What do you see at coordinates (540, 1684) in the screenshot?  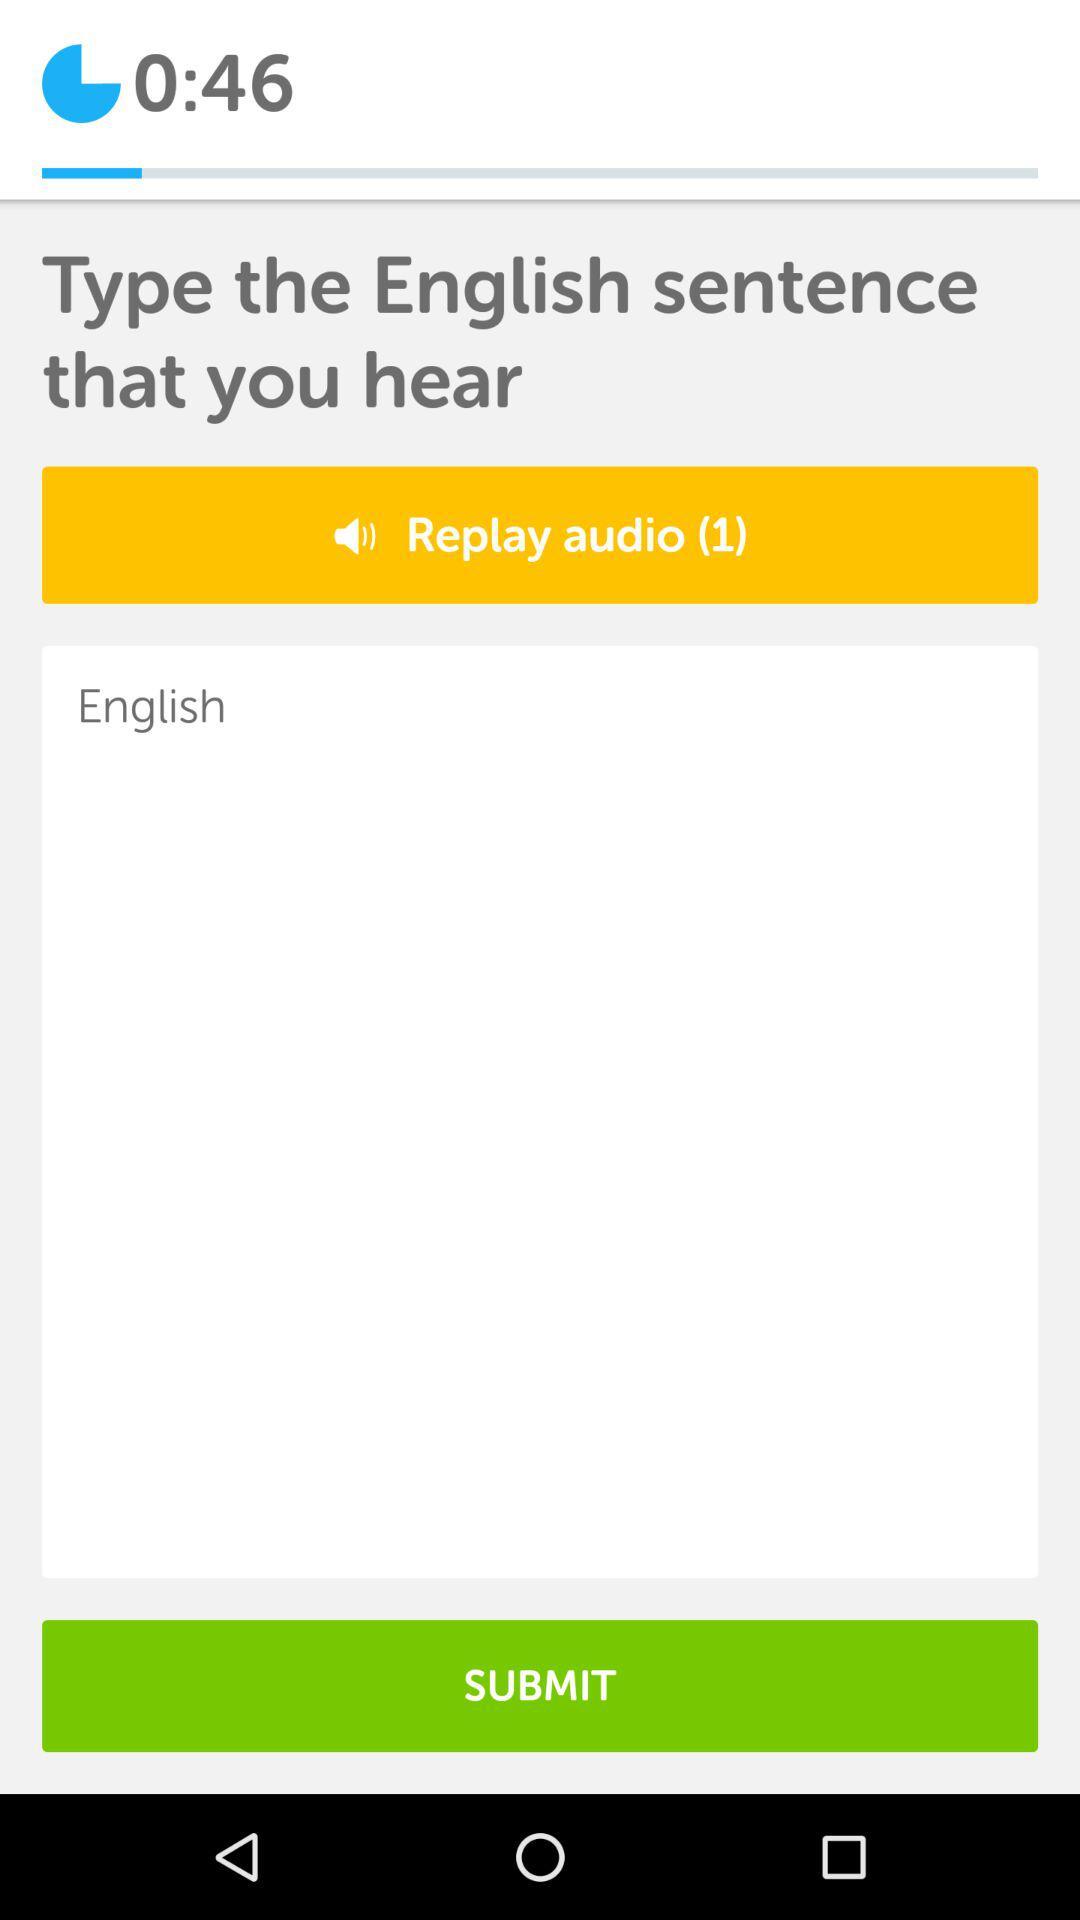 I see `the item below english item` at bounding box center [540, 1684].